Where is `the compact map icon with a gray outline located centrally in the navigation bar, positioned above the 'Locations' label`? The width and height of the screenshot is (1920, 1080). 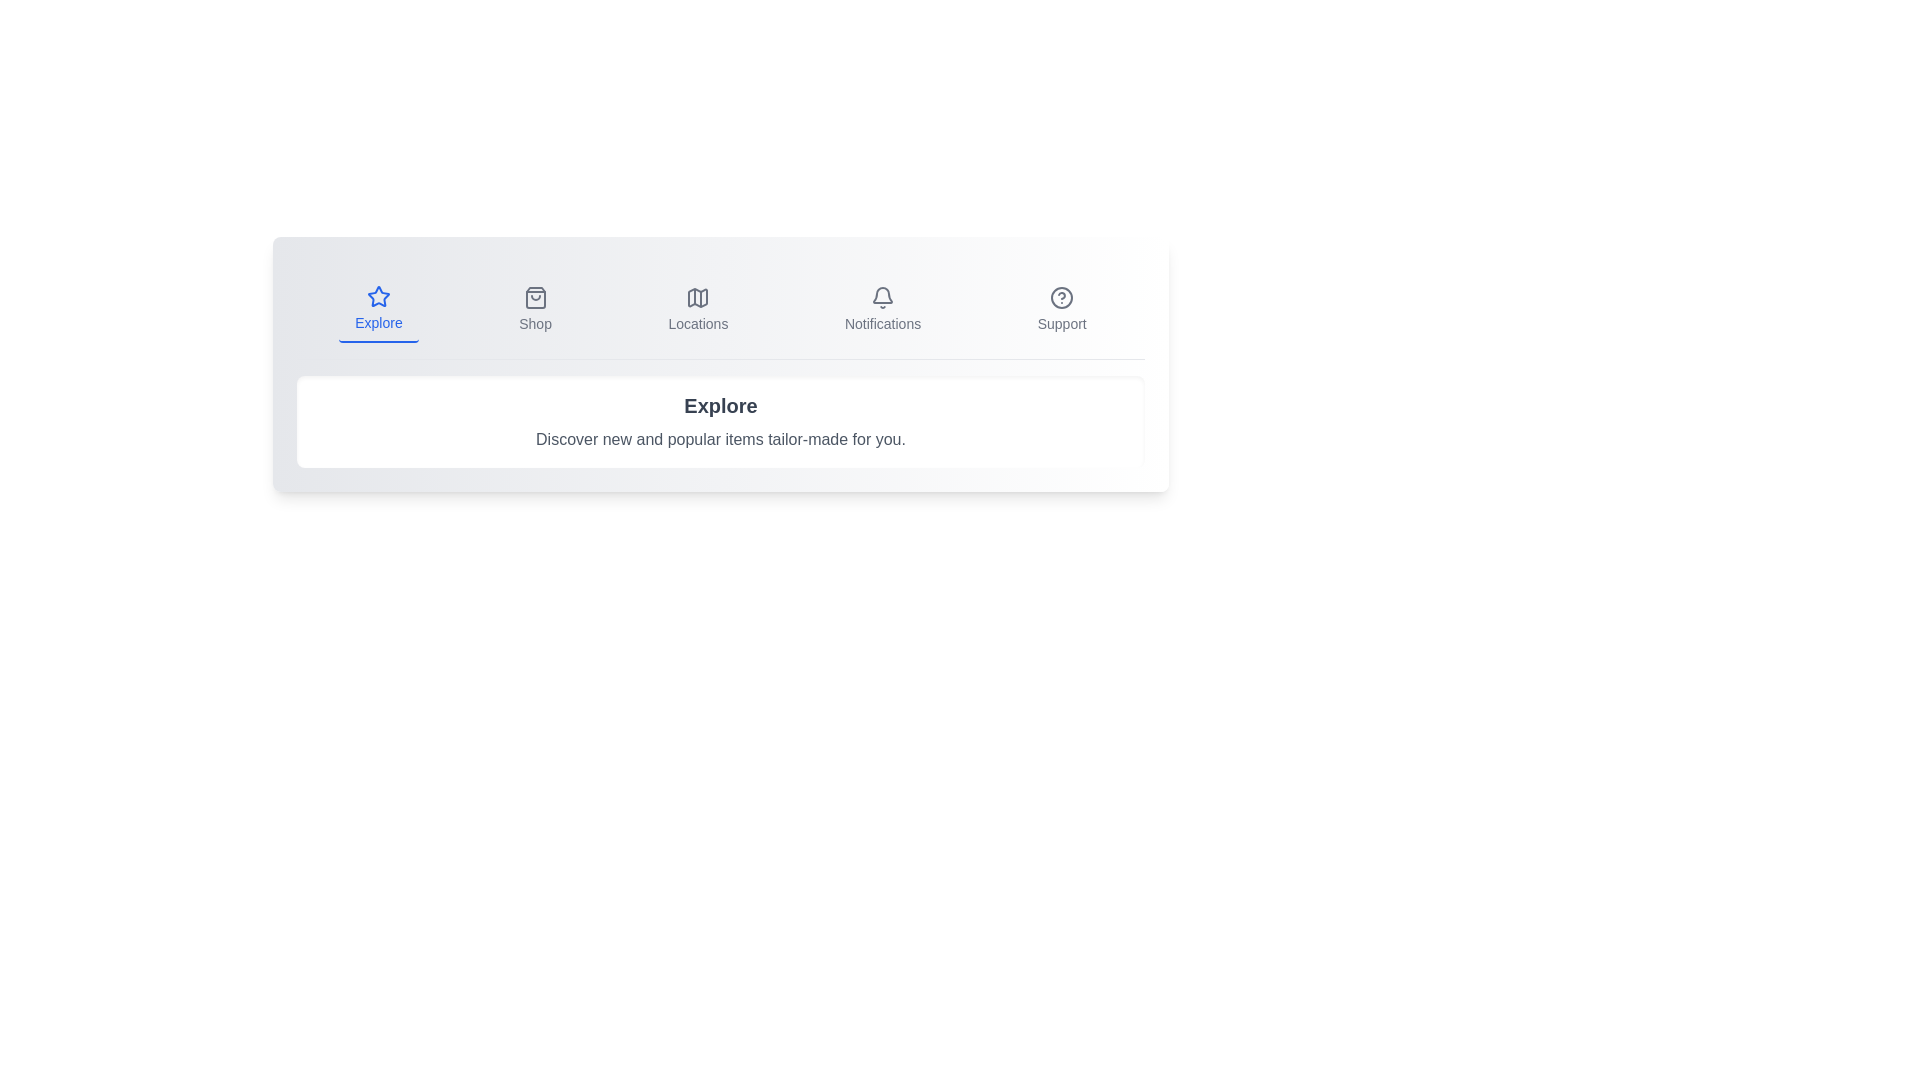
the compact map icon with a gray outline located centrally in the navigation bar, positioned above the 'Locations' label is located at coordinates (698, 297).